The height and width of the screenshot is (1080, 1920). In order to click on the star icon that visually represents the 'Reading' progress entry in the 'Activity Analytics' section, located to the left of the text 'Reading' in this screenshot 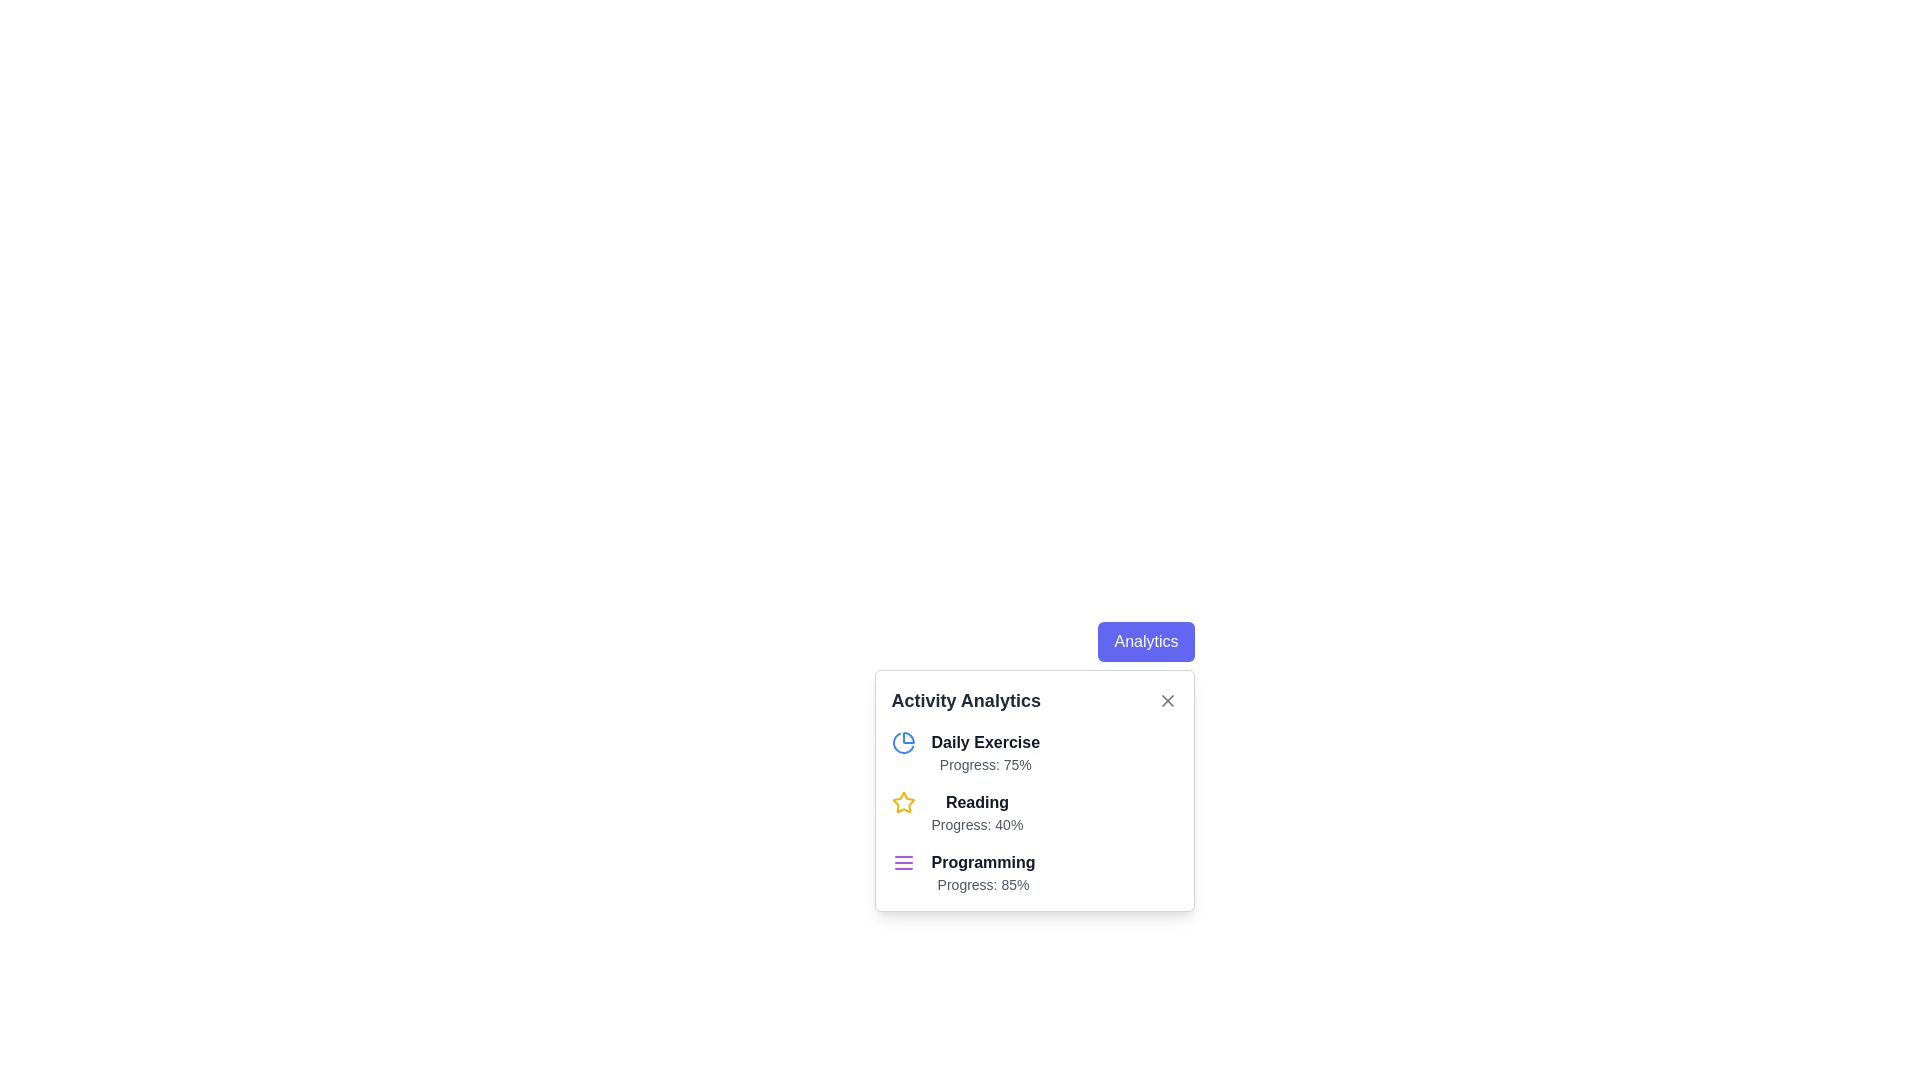, I will do `click(902, 801)`.